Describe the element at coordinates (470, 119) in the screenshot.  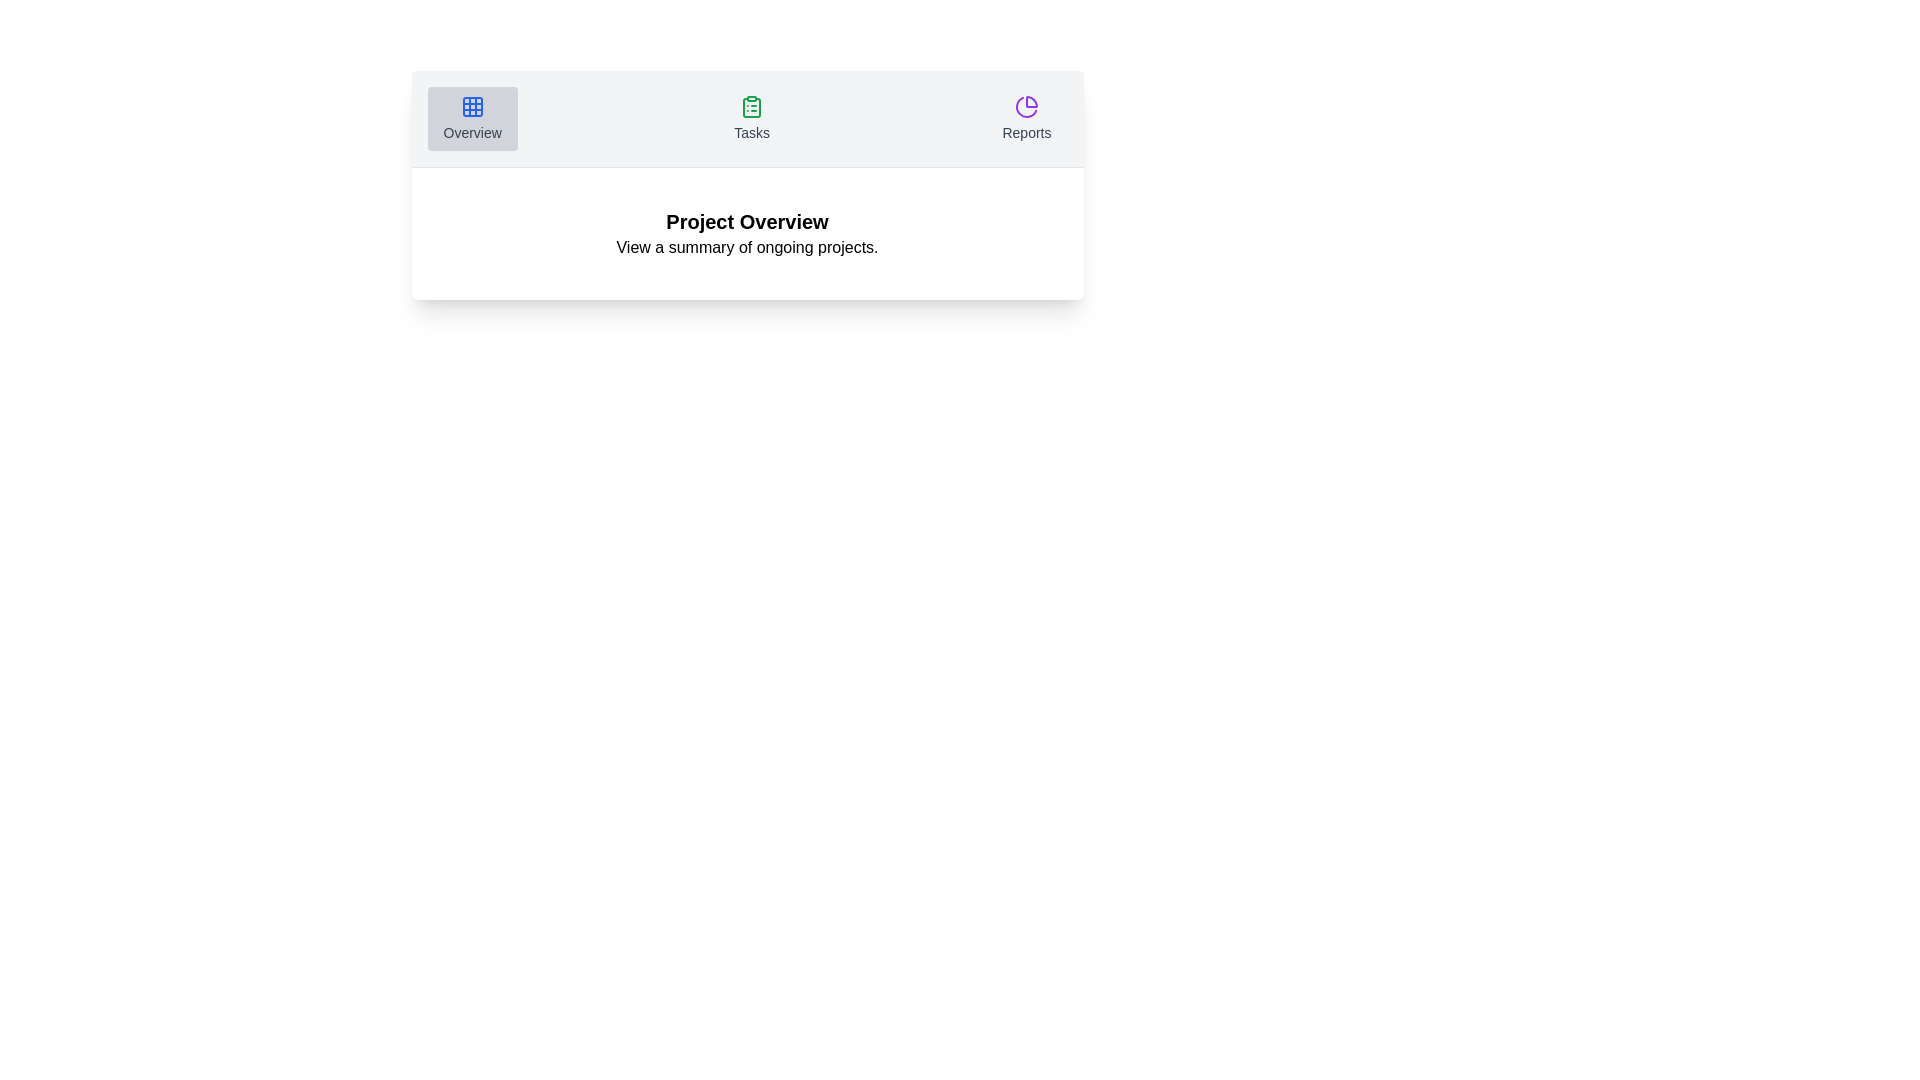
I see `the Overview tab by clicking on its respective button` at that location.